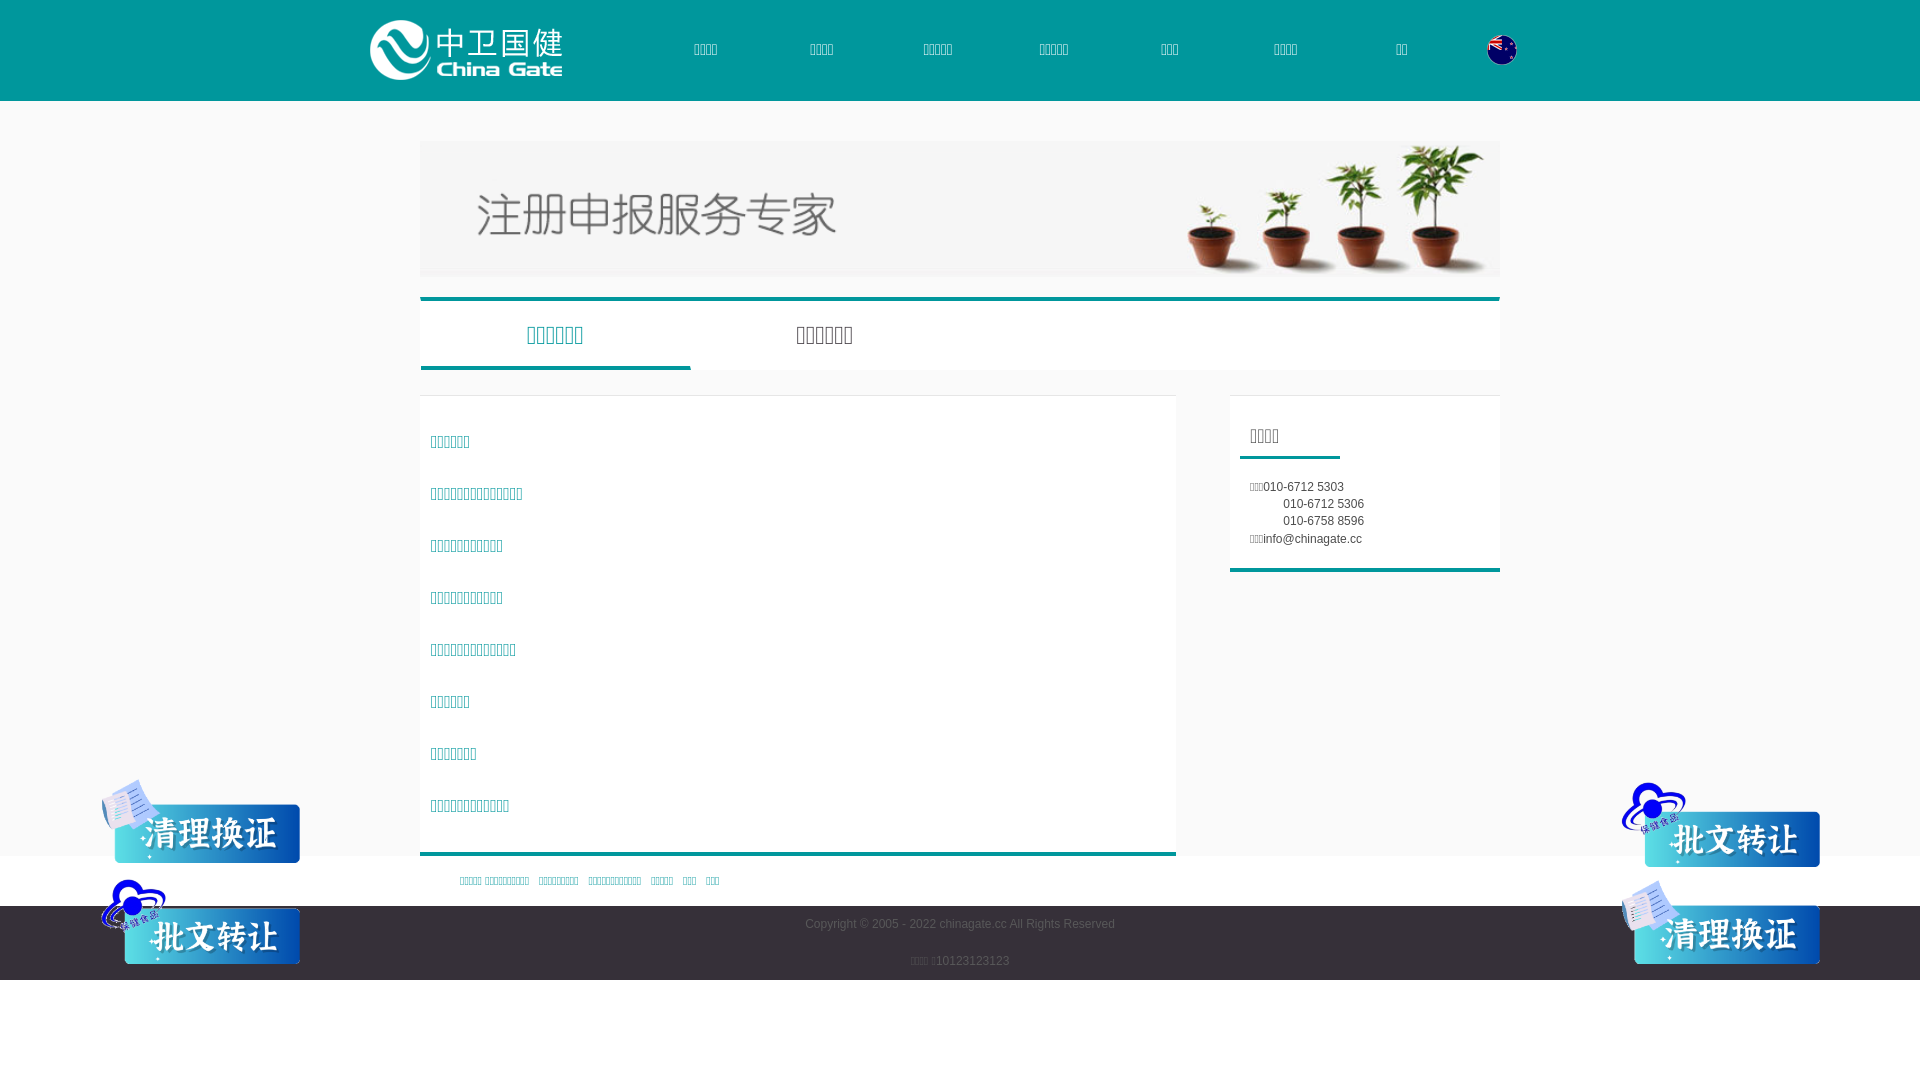  Describe the element at coordinates (1502, 49) in the screenshot. I see `'English'` at that location.